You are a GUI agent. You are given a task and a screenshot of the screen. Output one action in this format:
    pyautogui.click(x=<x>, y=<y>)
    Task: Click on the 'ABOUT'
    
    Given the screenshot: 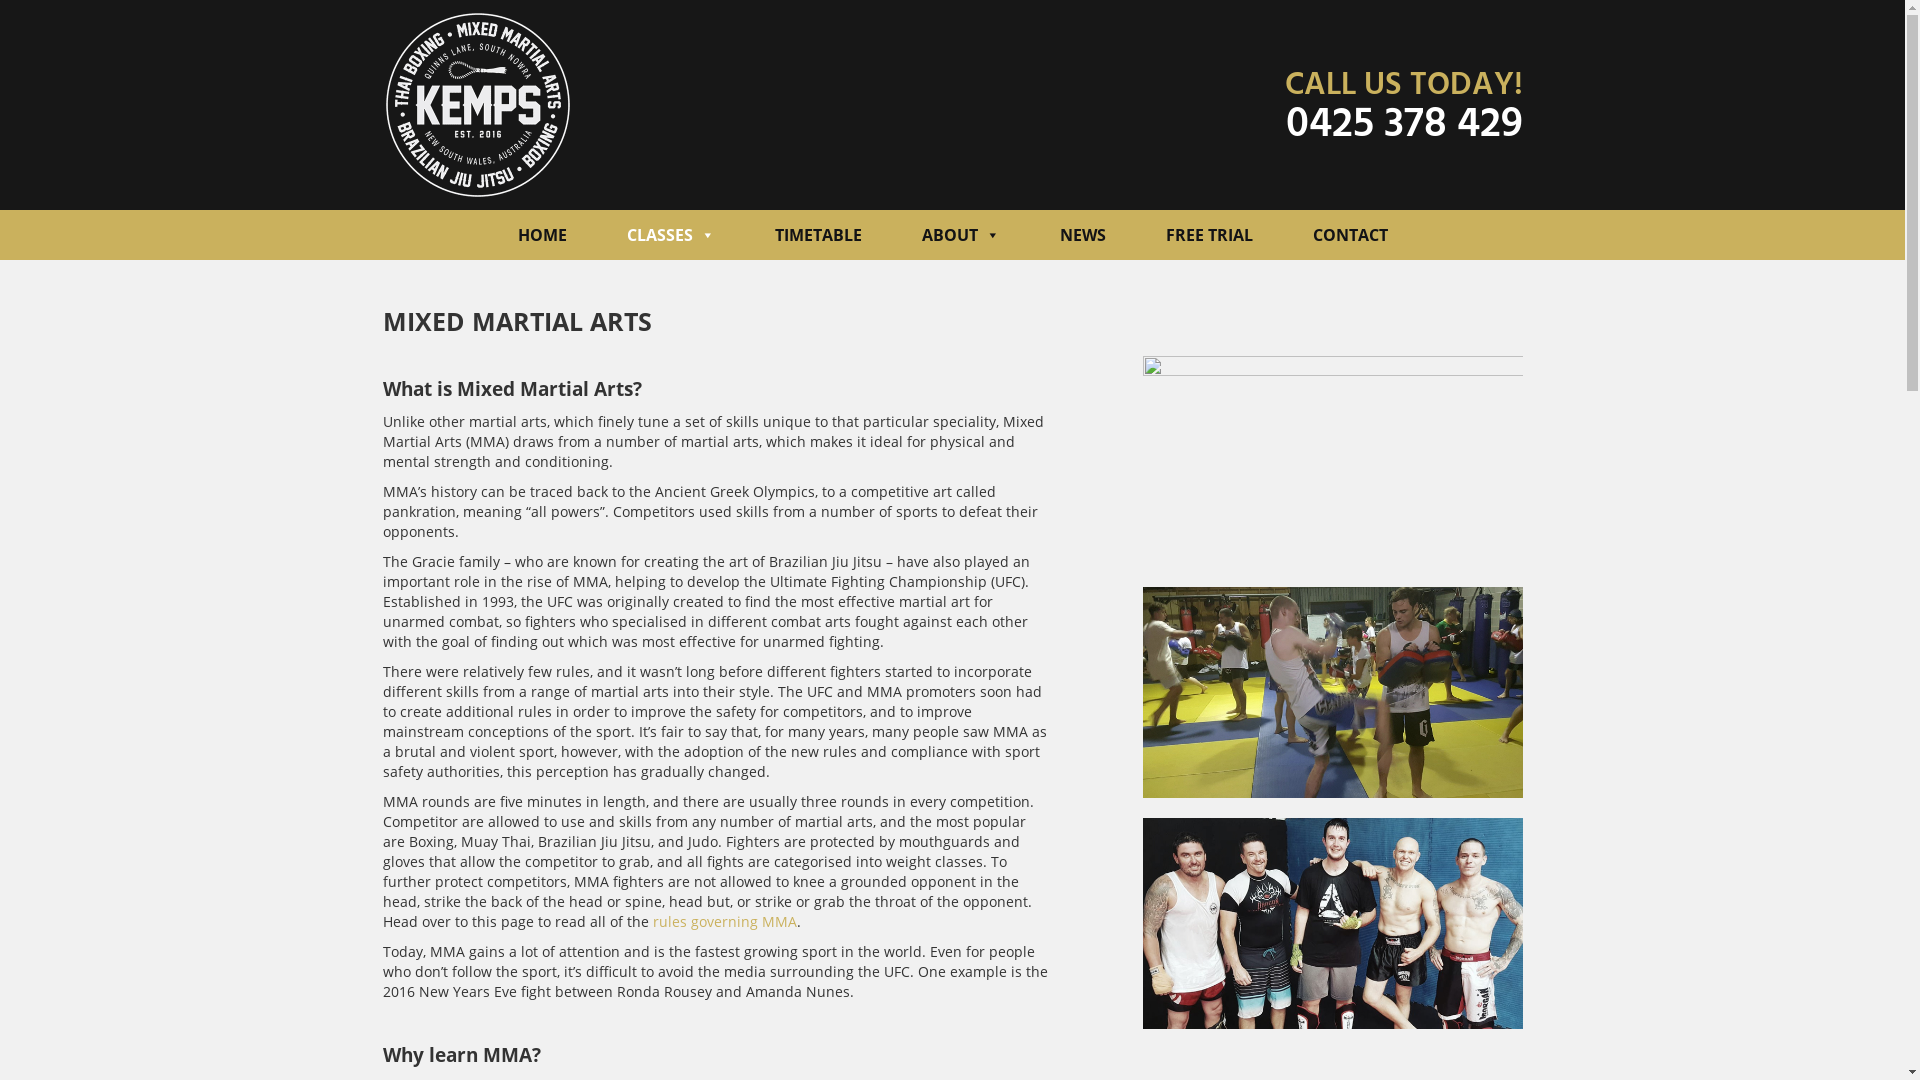 What is the action you would take?
    pyautogui.click(x=960, y=234)
    